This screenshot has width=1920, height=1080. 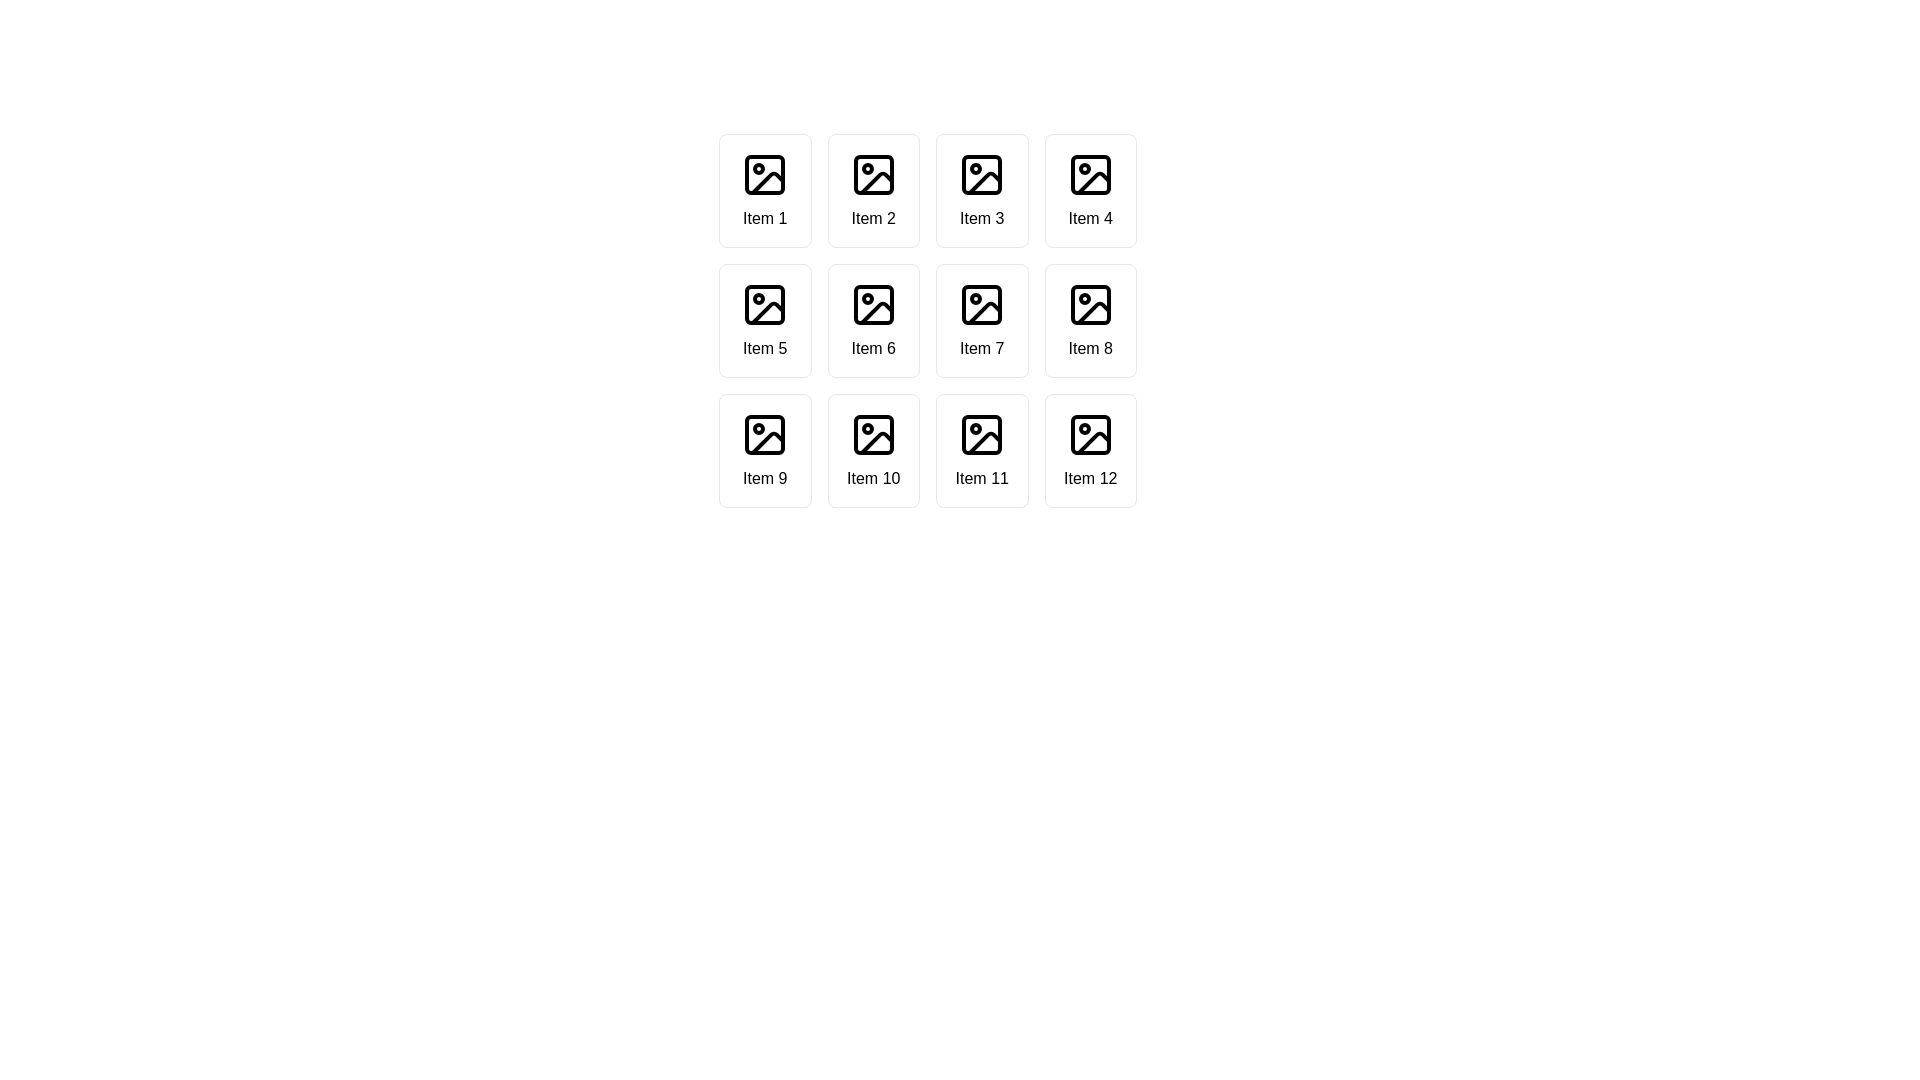 What do you see at coordinates (1089, 319) in the screenshot?
I see `the button in the second row, fourth column of the grid layout` at bounding box center [1089, 319].